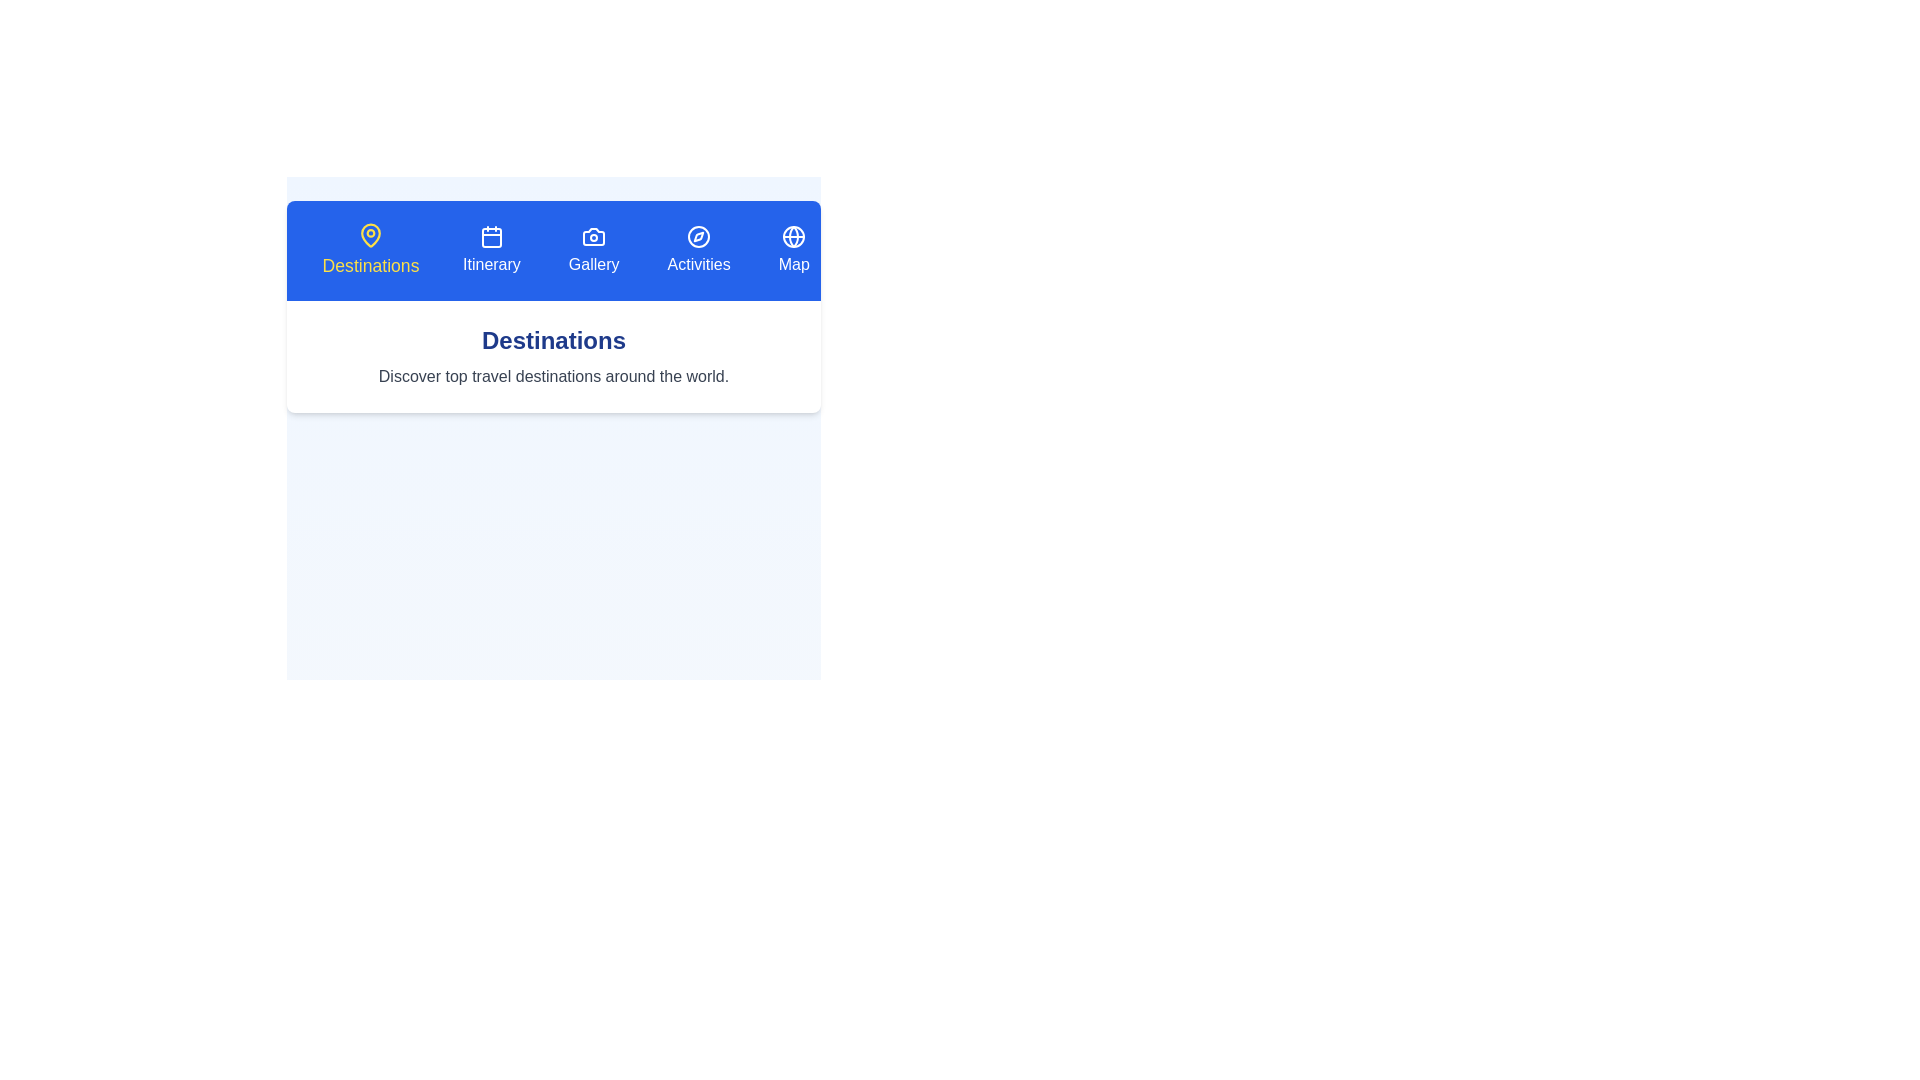  What do you see at coordinates (699, 235) in the screenshot?
I see `compass needle icon visually represented within the compass icon in the top blue navigation bar, which is the fourth icon from the left` at bounding box center [699, 235].